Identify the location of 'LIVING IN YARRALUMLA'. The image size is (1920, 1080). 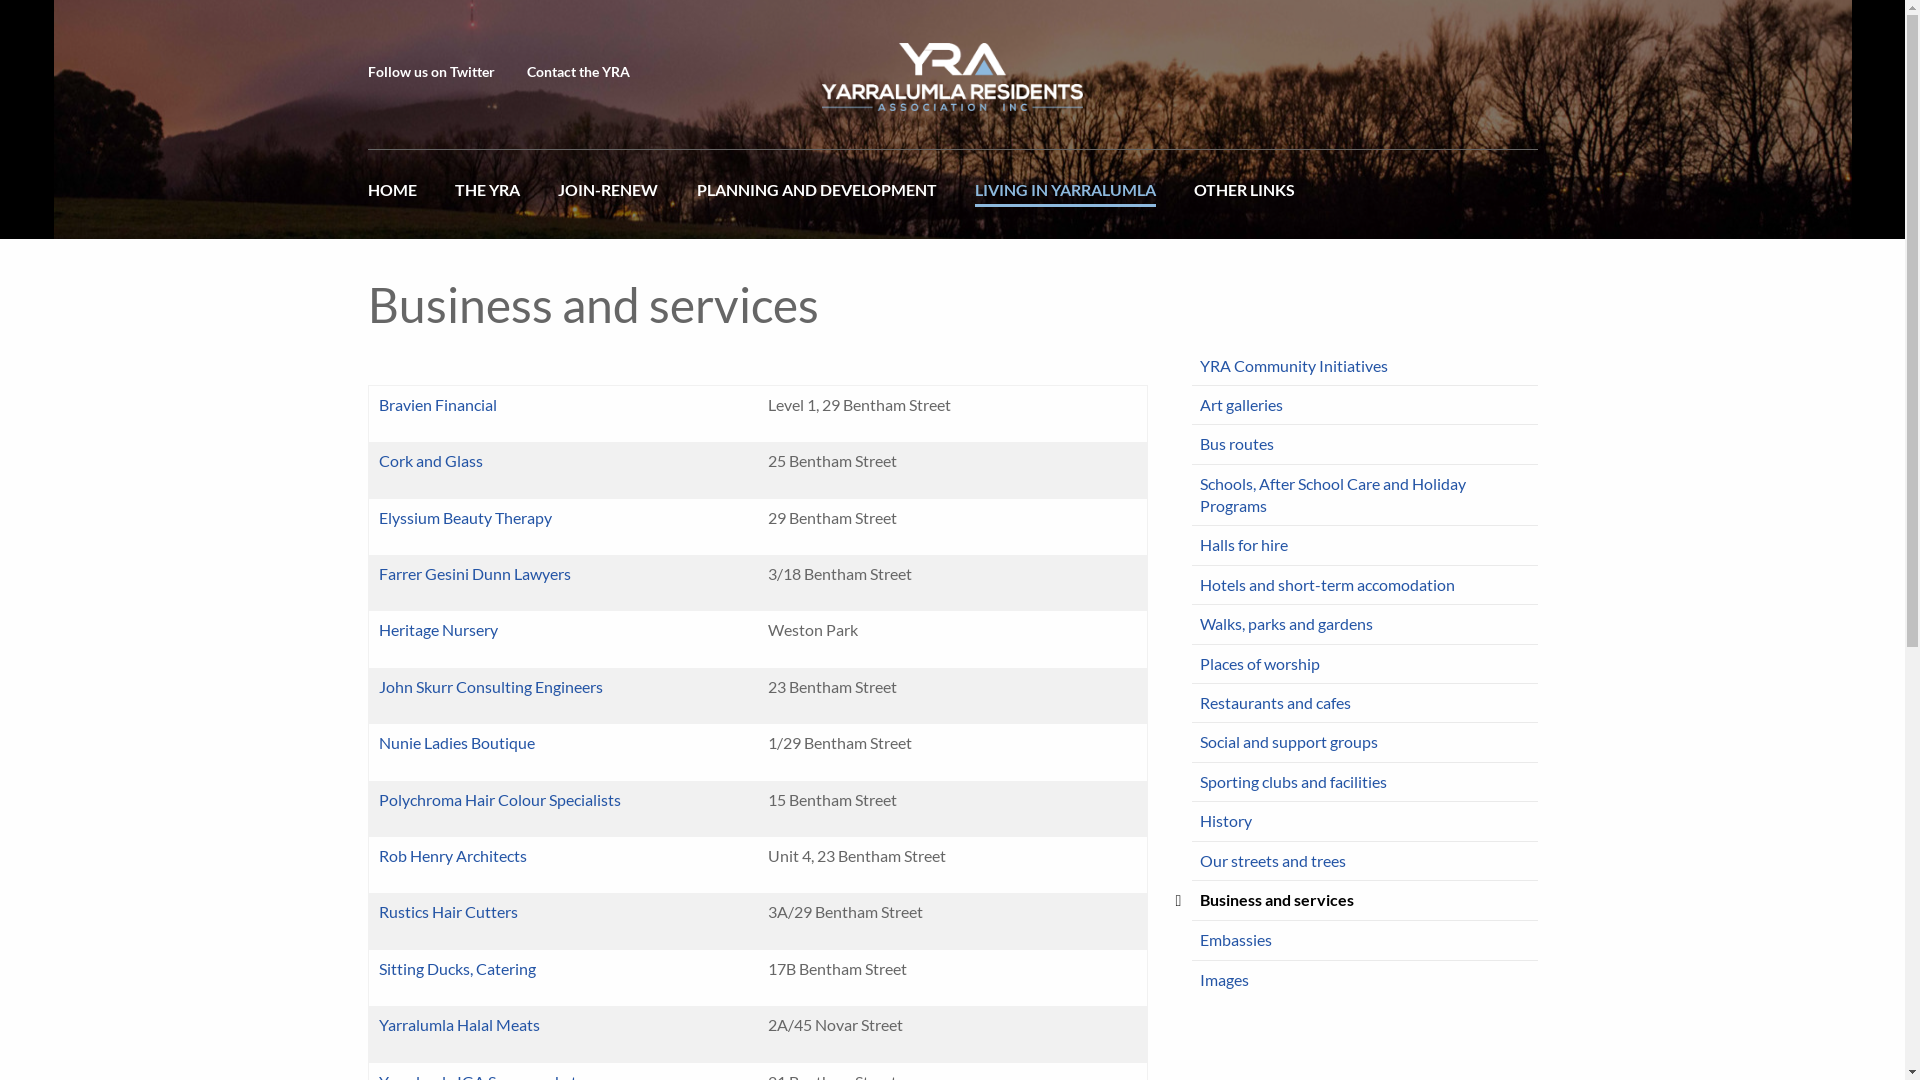
(1064, 194).